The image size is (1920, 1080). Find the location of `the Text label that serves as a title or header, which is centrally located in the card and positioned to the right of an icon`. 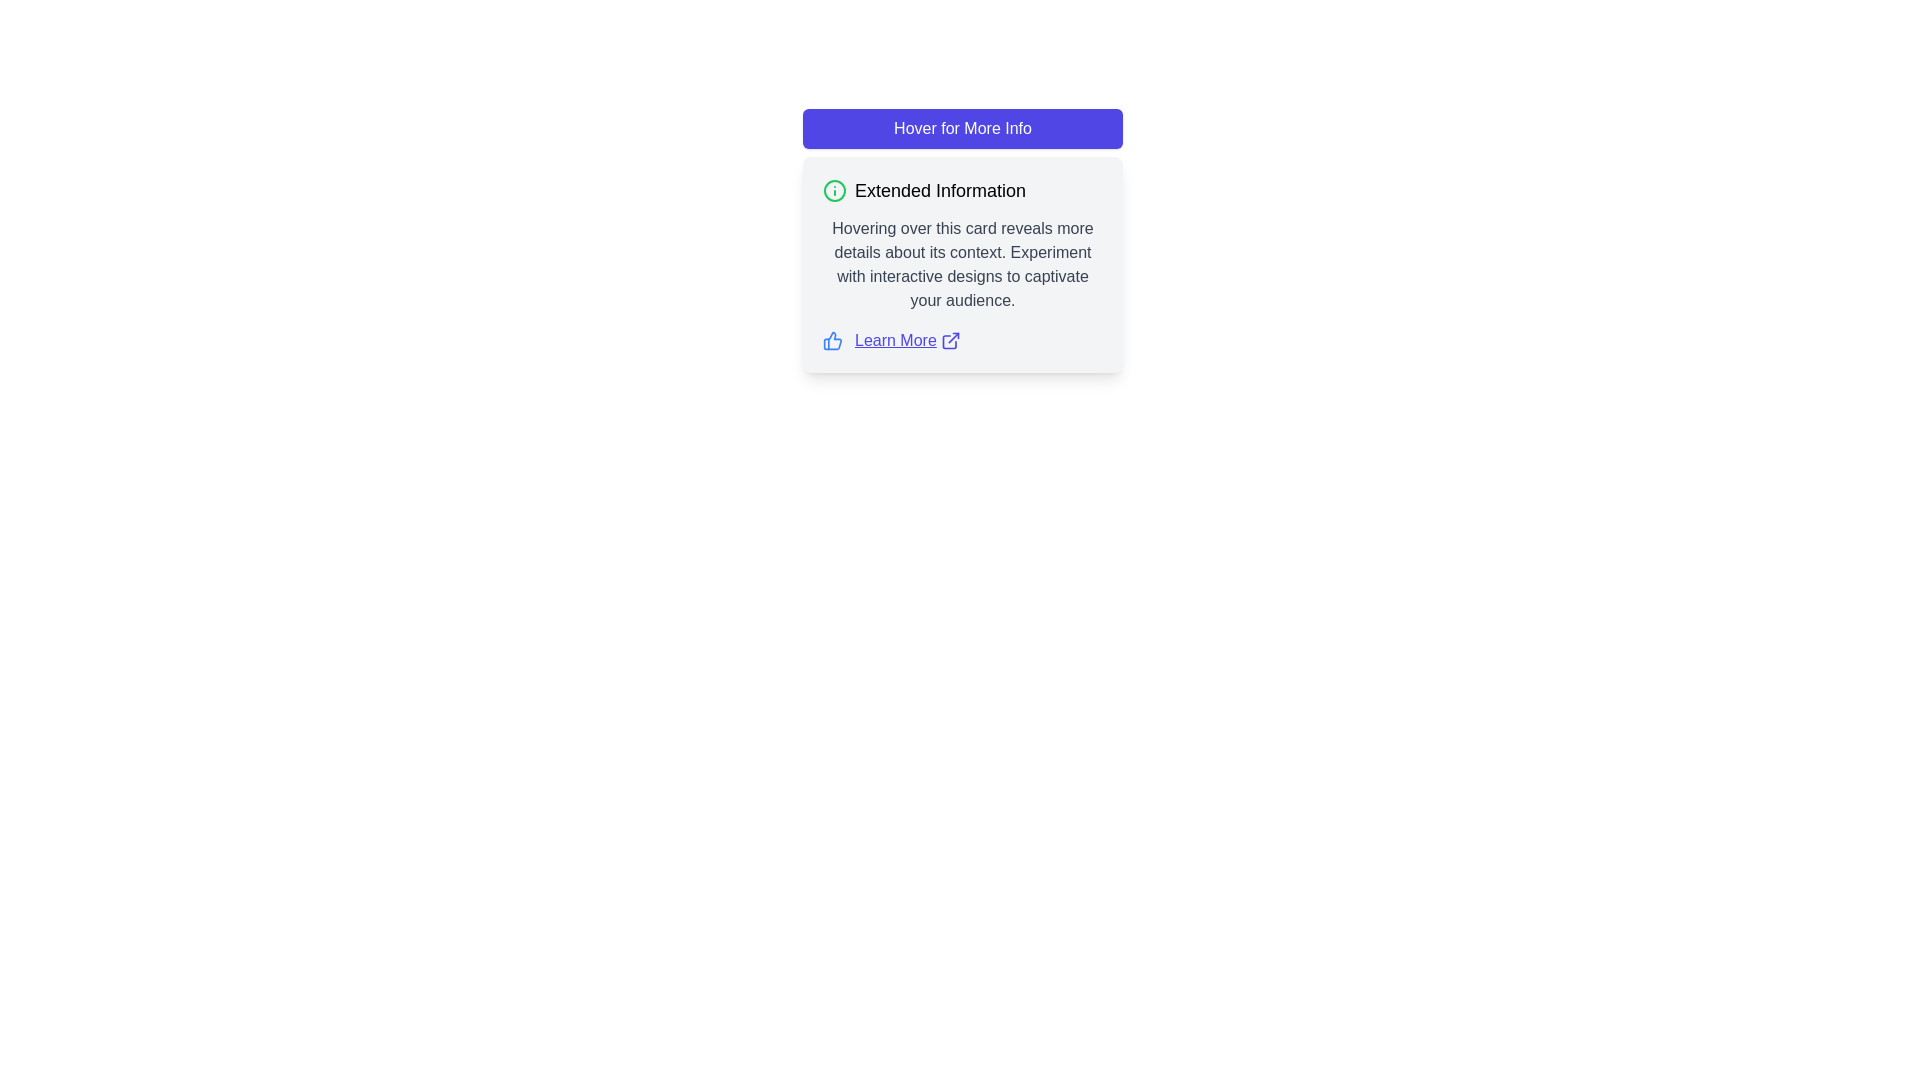

the Text label that serves as a title or header, which is centrally located in the card and positioned to the right of an icon is located at coordinates (939, 191).